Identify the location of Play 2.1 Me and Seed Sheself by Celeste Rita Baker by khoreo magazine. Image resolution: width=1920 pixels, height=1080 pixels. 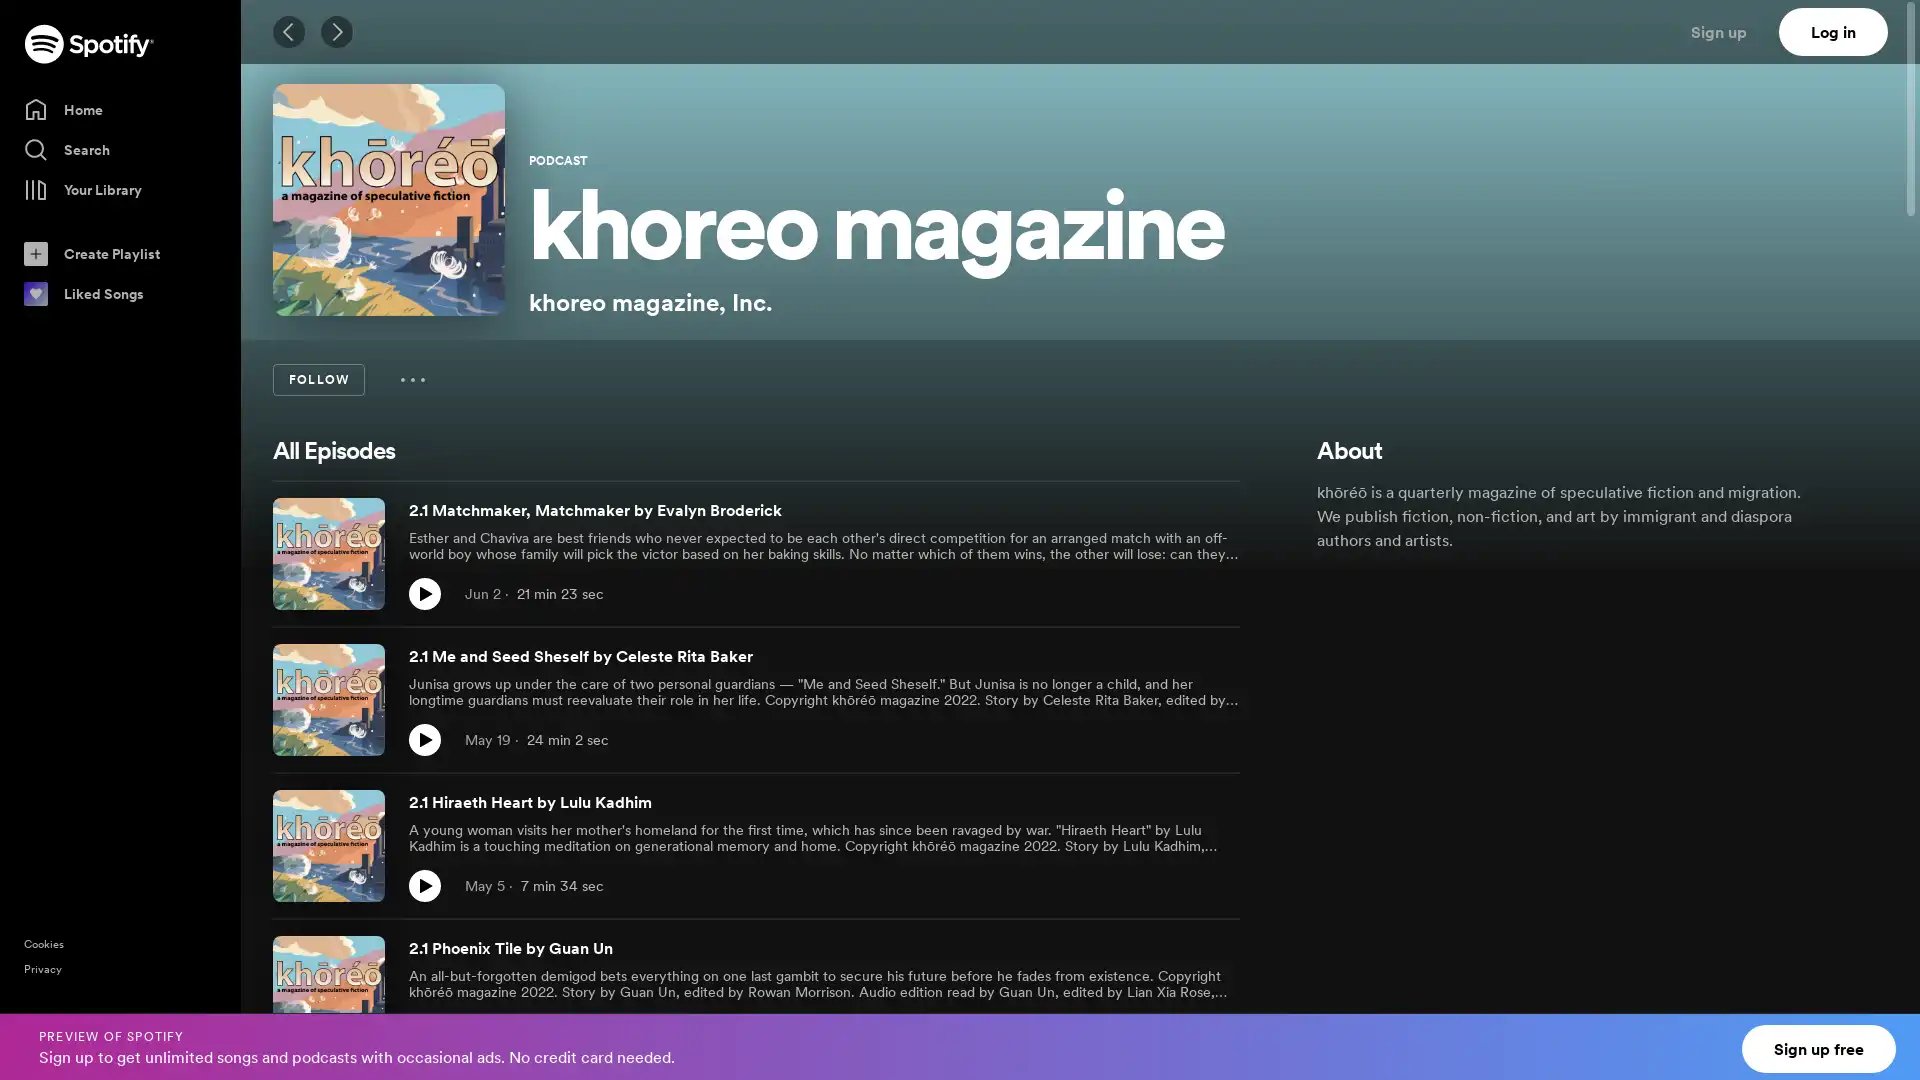
(424, 740).